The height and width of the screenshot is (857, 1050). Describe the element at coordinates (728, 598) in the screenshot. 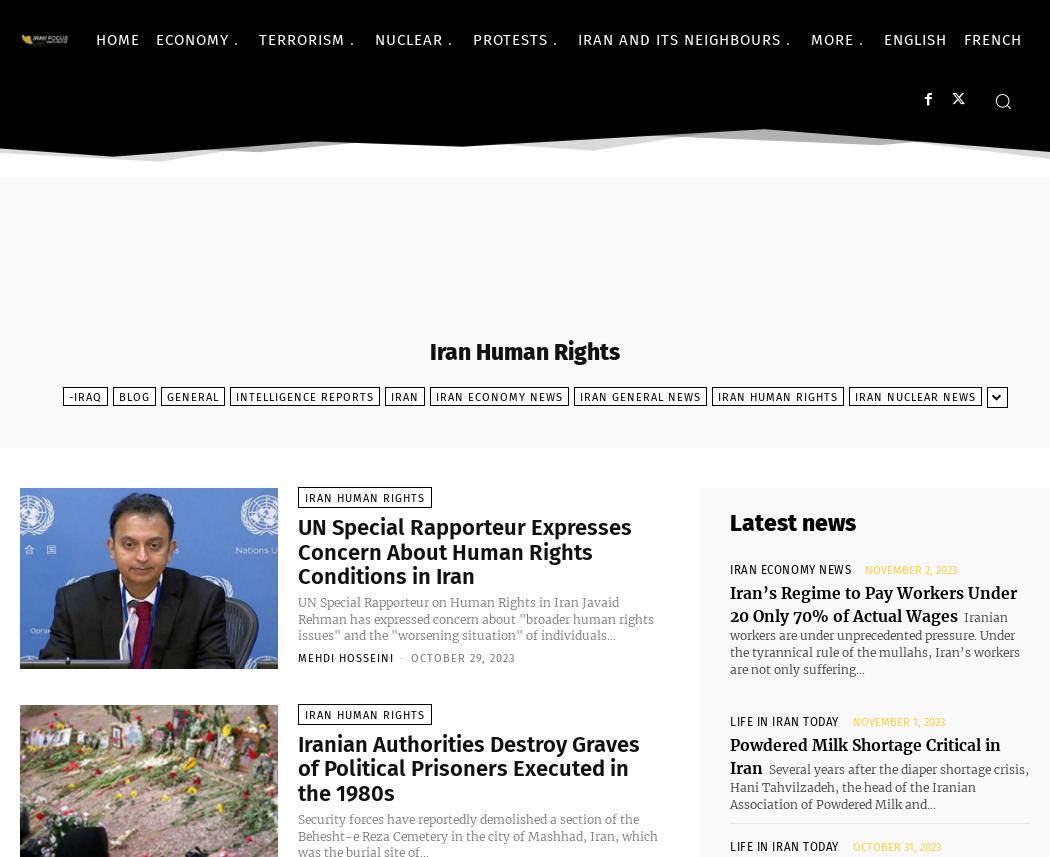

I see `'Iran’s Regime to Pay Workers Under 20 Only 70% of Actual Wages'` at that location.